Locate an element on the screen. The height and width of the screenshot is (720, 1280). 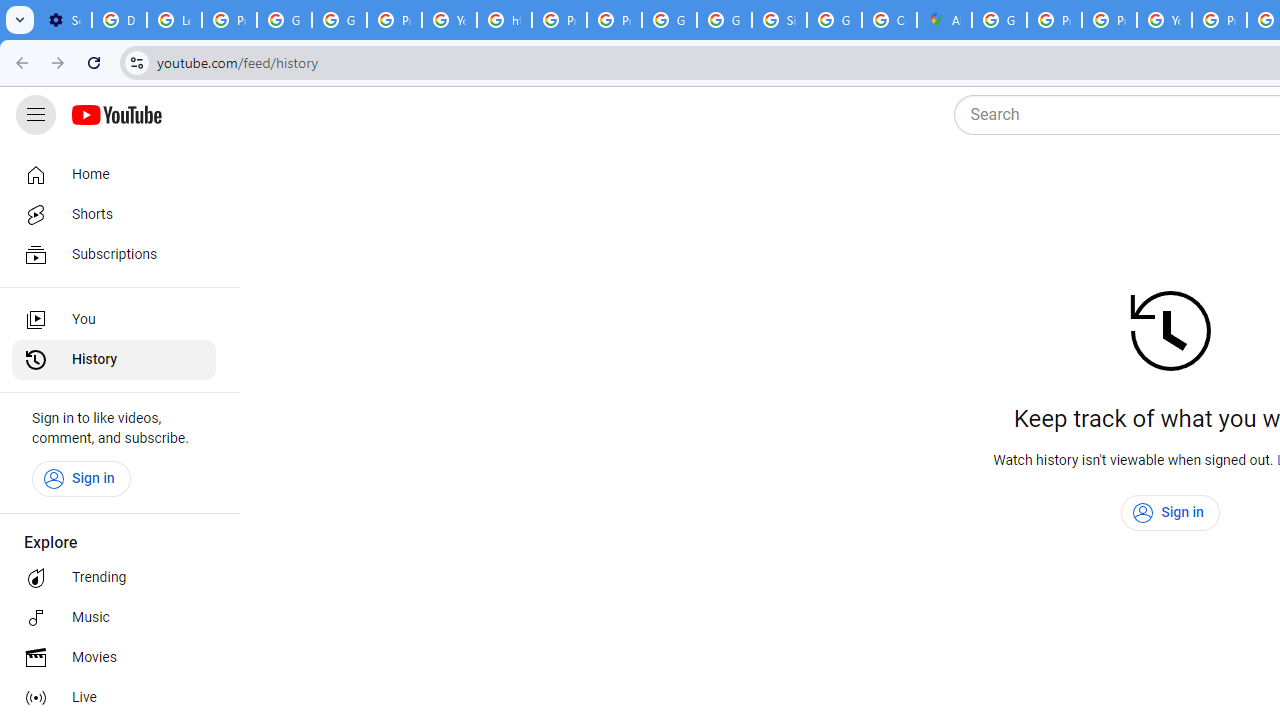
'Music' is located at coordinates (112, 617).